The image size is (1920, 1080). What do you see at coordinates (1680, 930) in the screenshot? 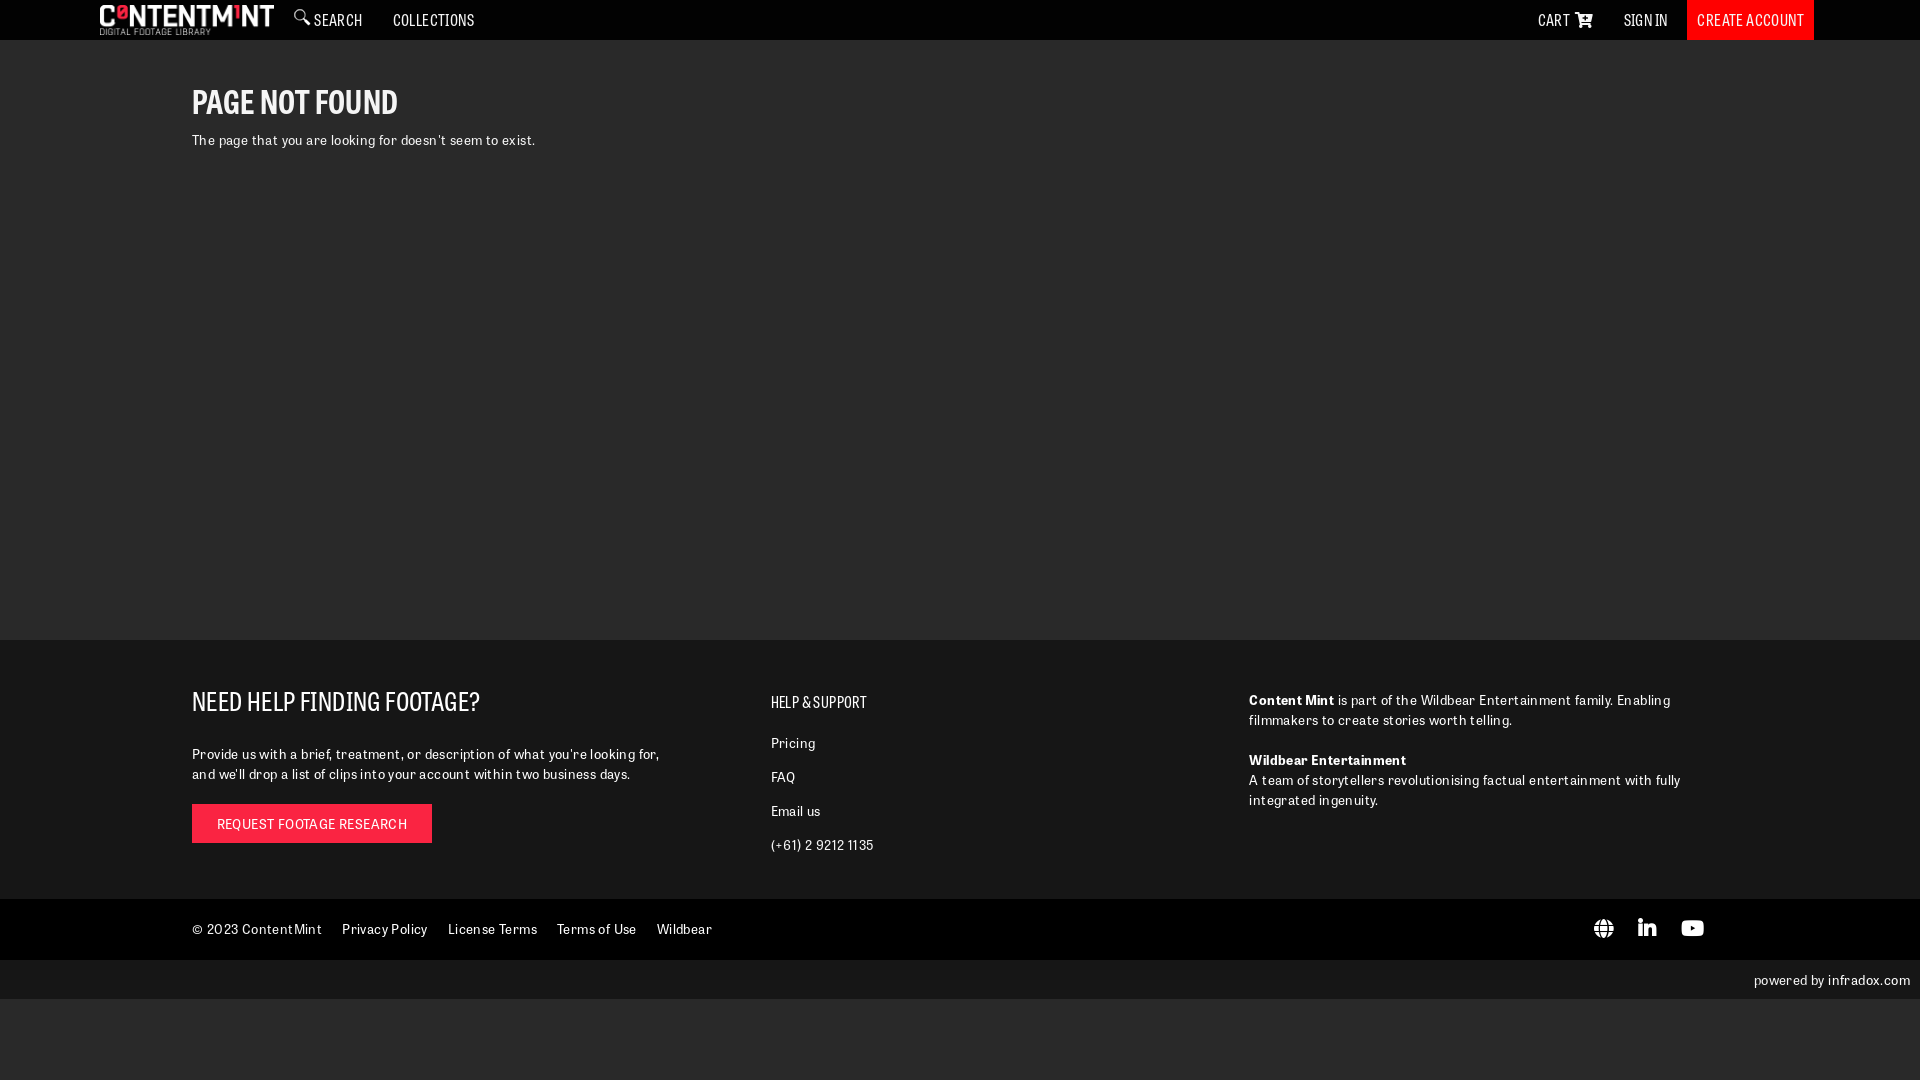
I see `'https://www.youtube.com/@wildvisuals'` at bounding box center [1680, 930].